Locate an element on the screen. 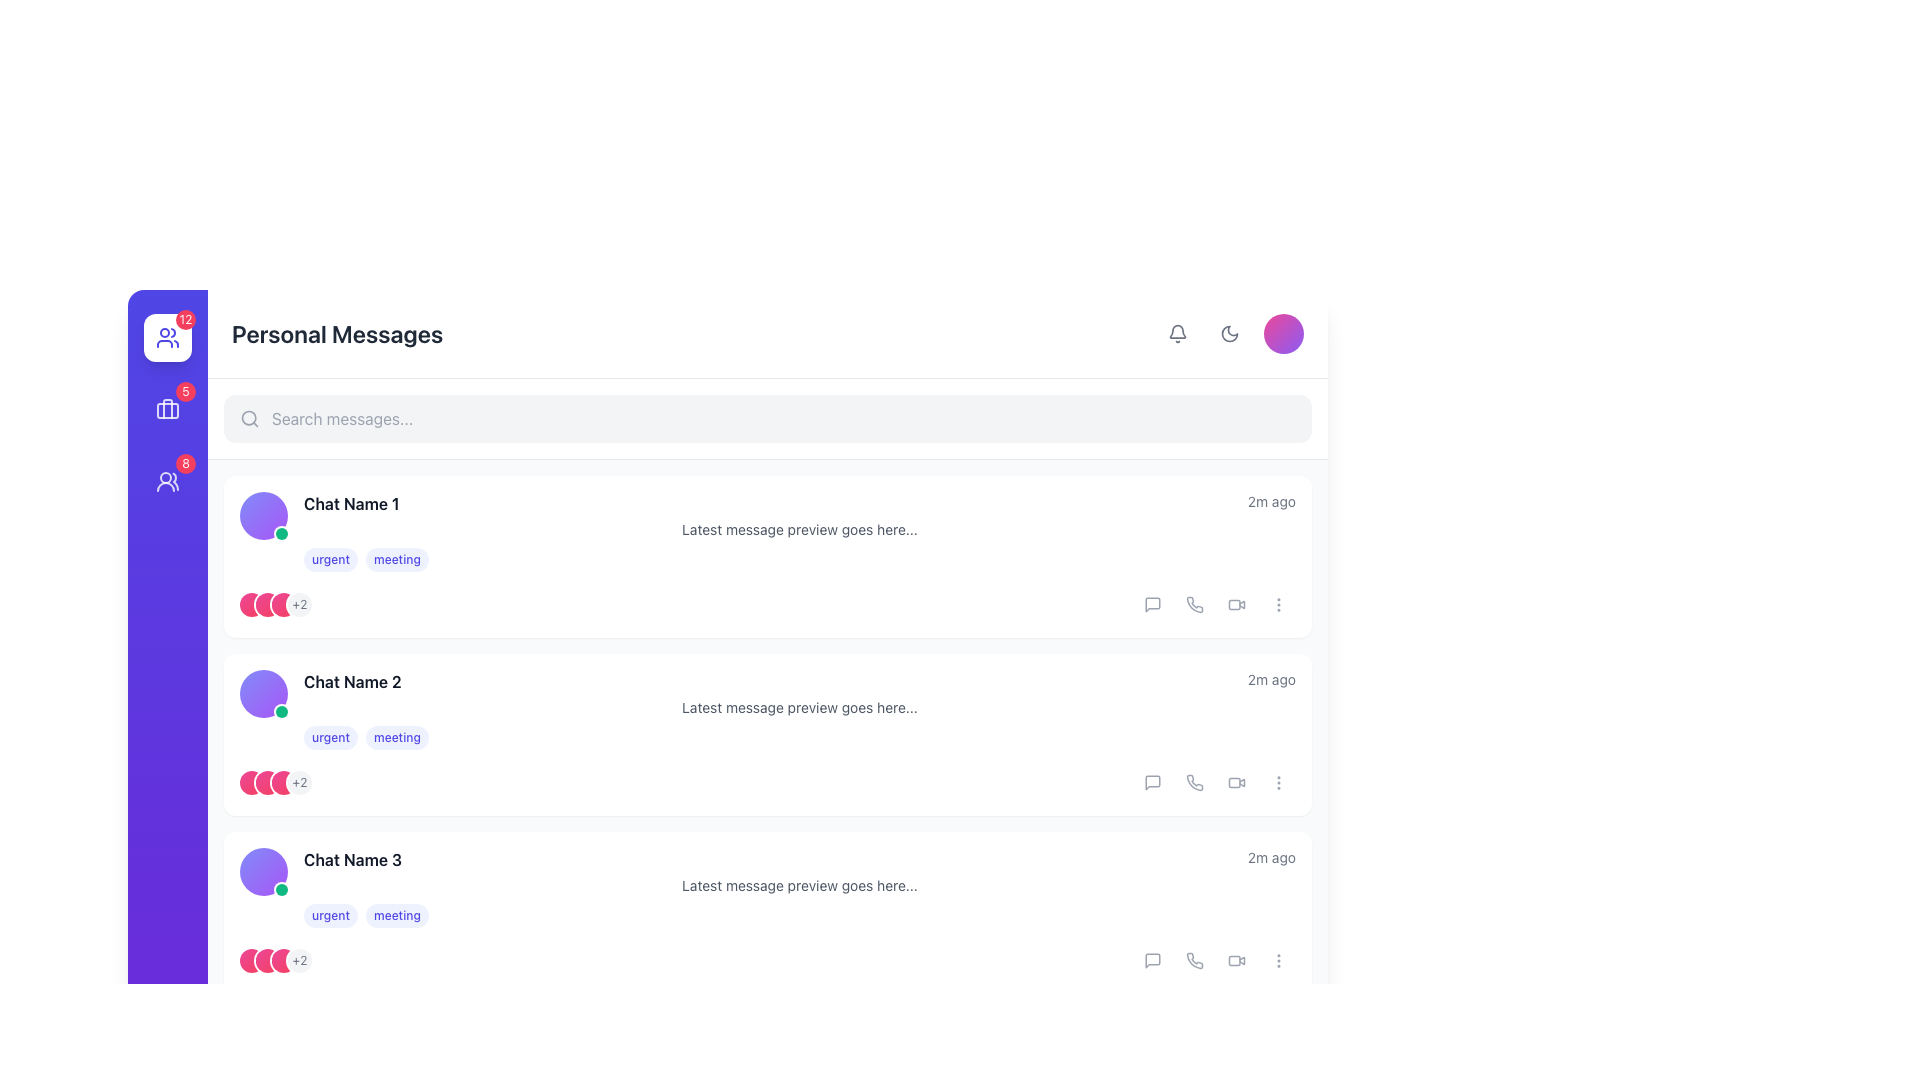  the small, stylized phone icon button located in the rightmost section of the second interaction options row to initiate a call is located at coordinates (1195, 782).